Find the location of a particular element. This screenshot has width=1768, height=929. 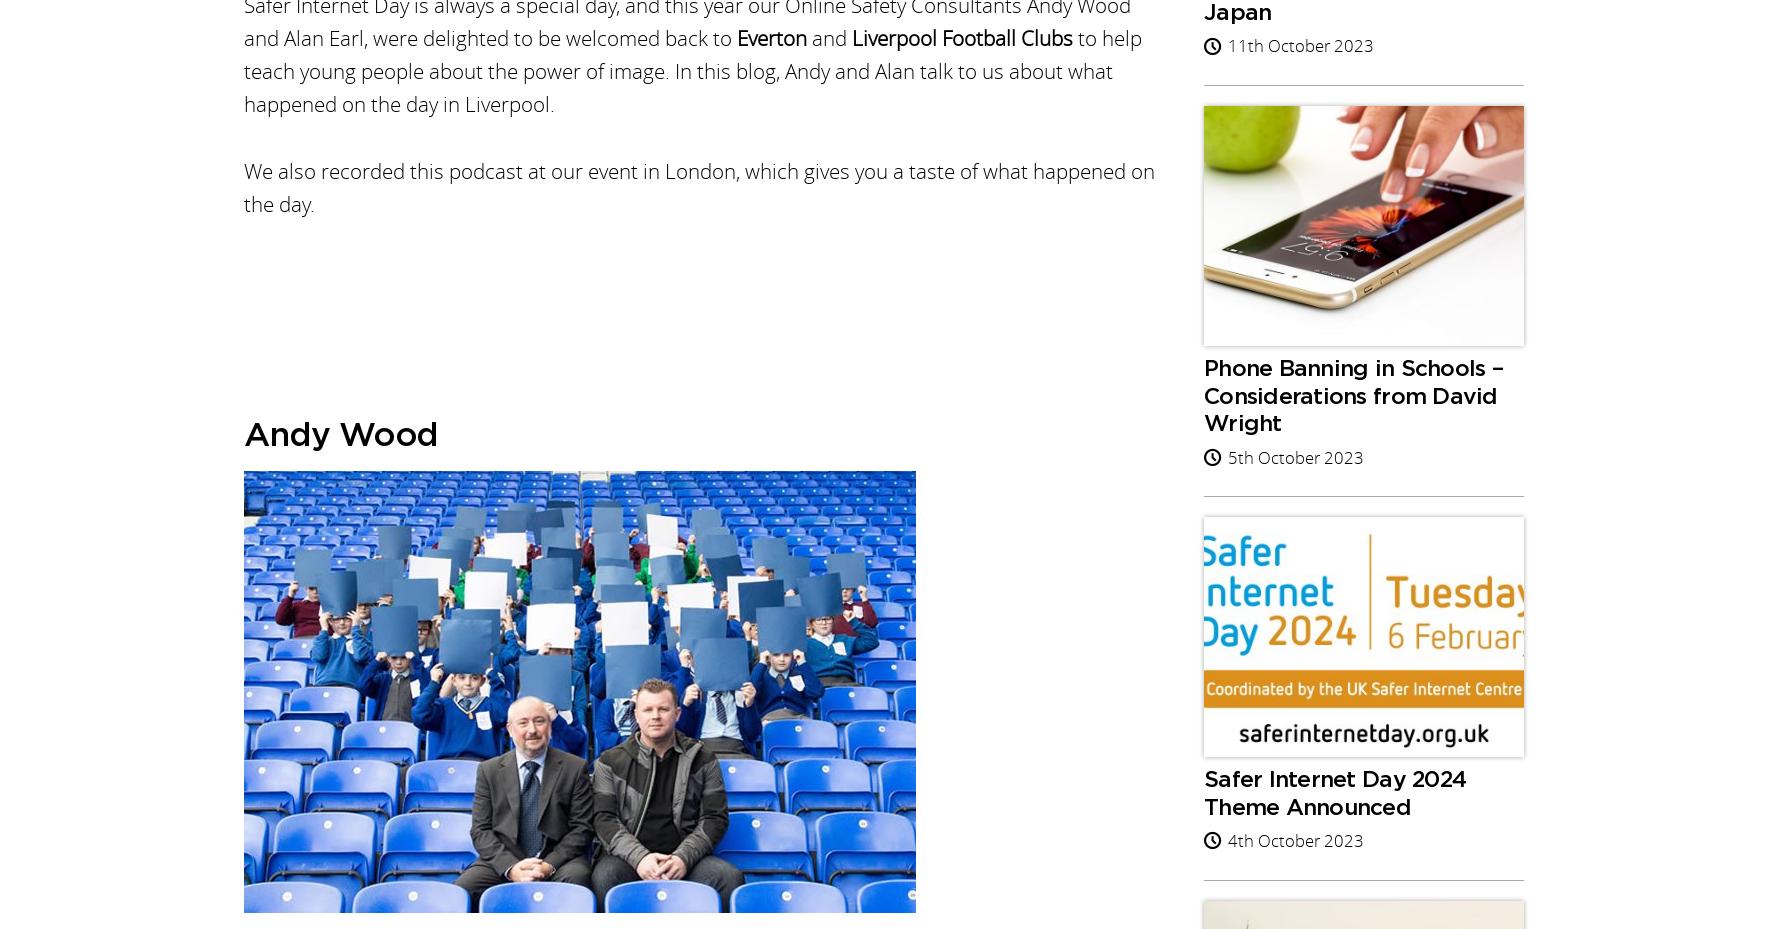

'Settings' is located at coordinates (951, 124).